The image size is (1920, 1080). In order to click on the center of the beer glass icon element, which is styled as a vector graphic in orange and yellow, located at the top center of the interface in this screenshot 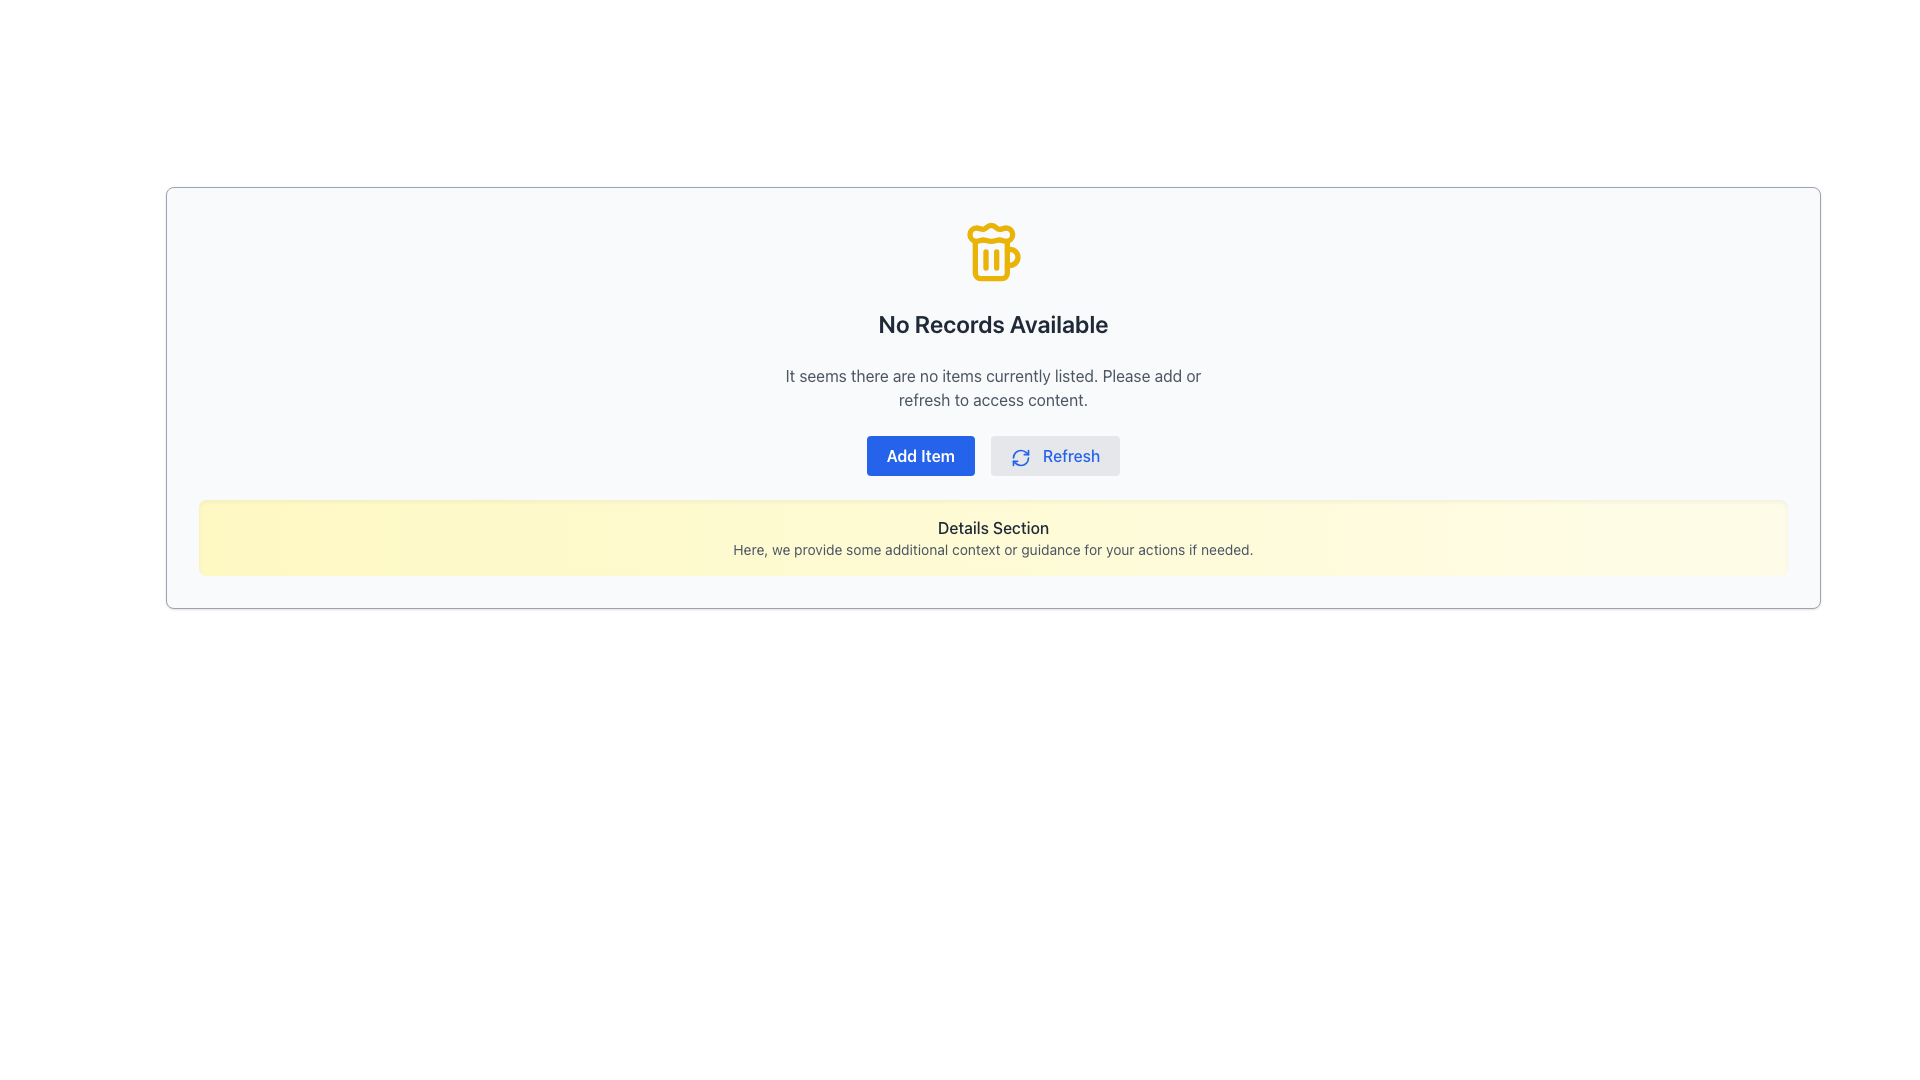, I will do `click(990, 258)`.